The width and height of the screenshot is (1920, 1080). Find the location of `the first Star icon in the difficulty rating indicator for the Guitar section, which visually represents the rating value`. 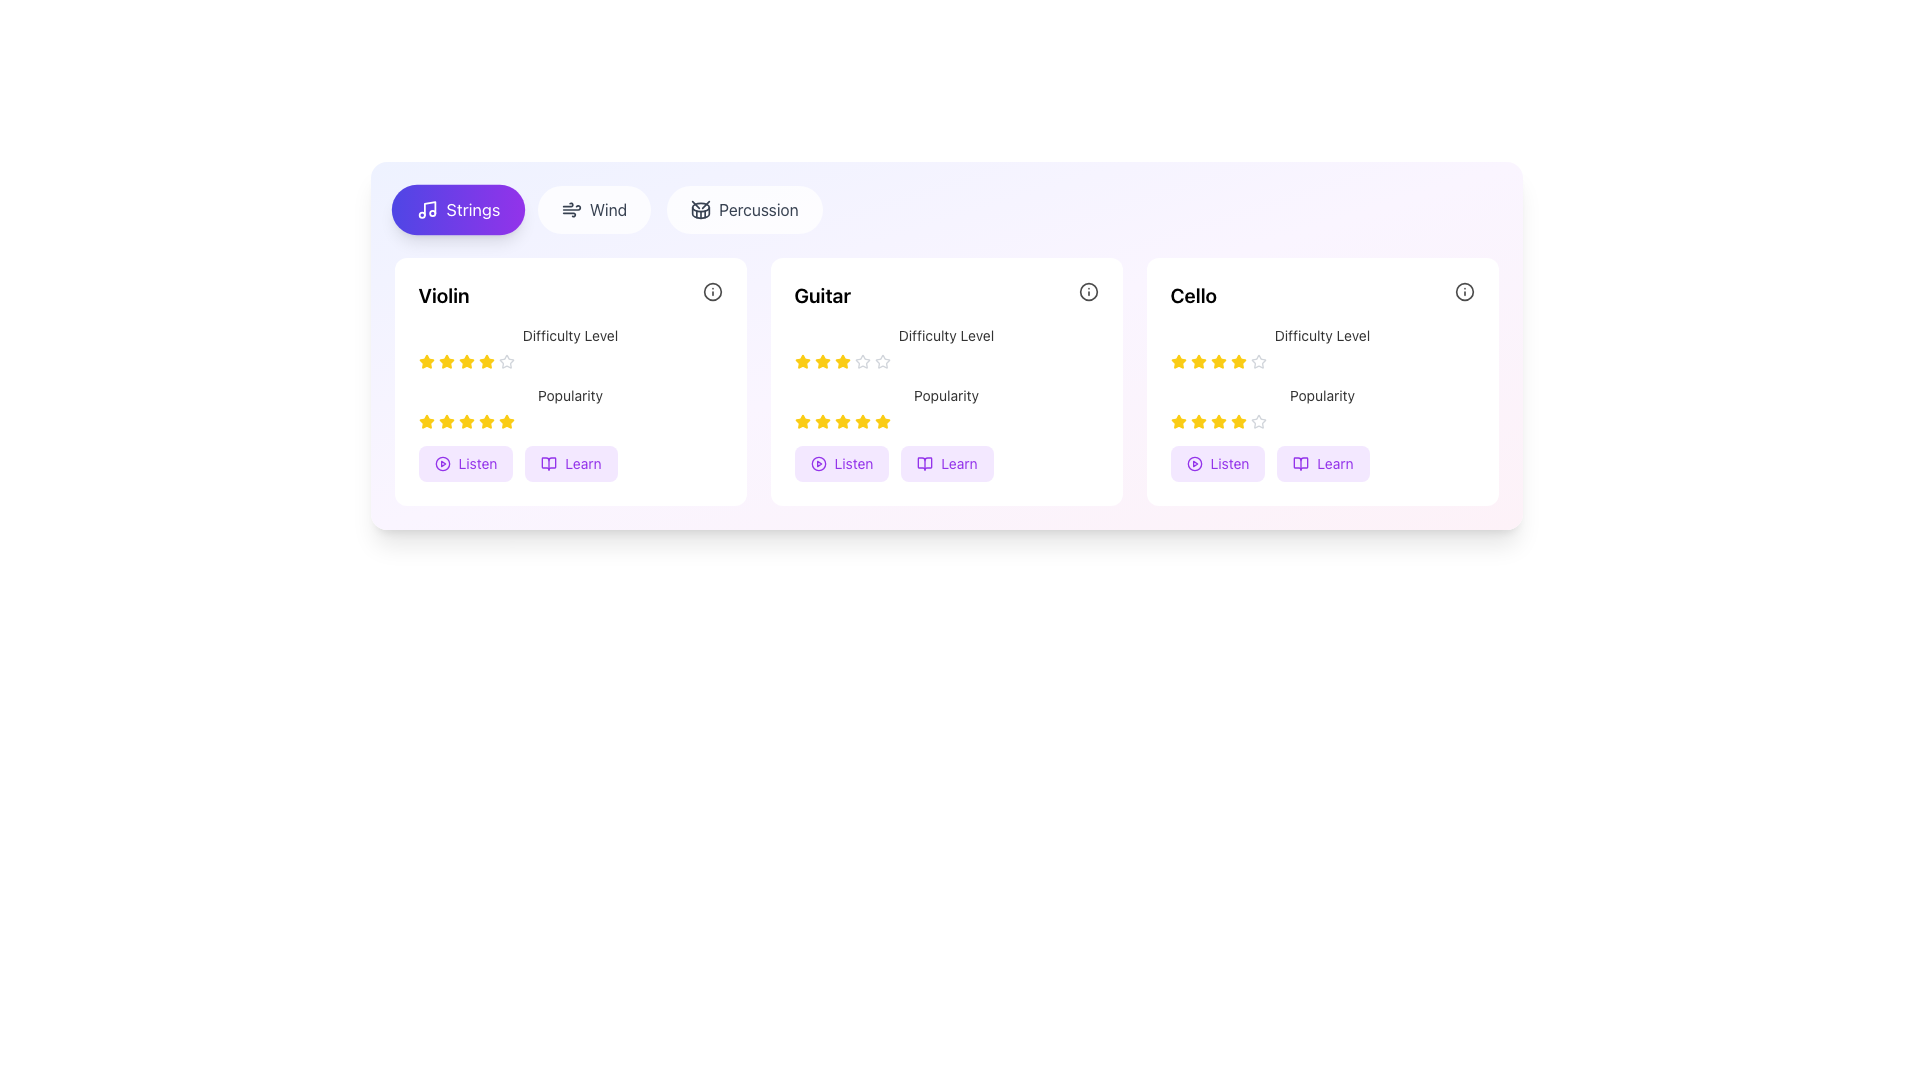

the first Star icon in the difficulty rating indicator for the Guitar section, which visually represents the rating value is located at coordinates (802, 361).